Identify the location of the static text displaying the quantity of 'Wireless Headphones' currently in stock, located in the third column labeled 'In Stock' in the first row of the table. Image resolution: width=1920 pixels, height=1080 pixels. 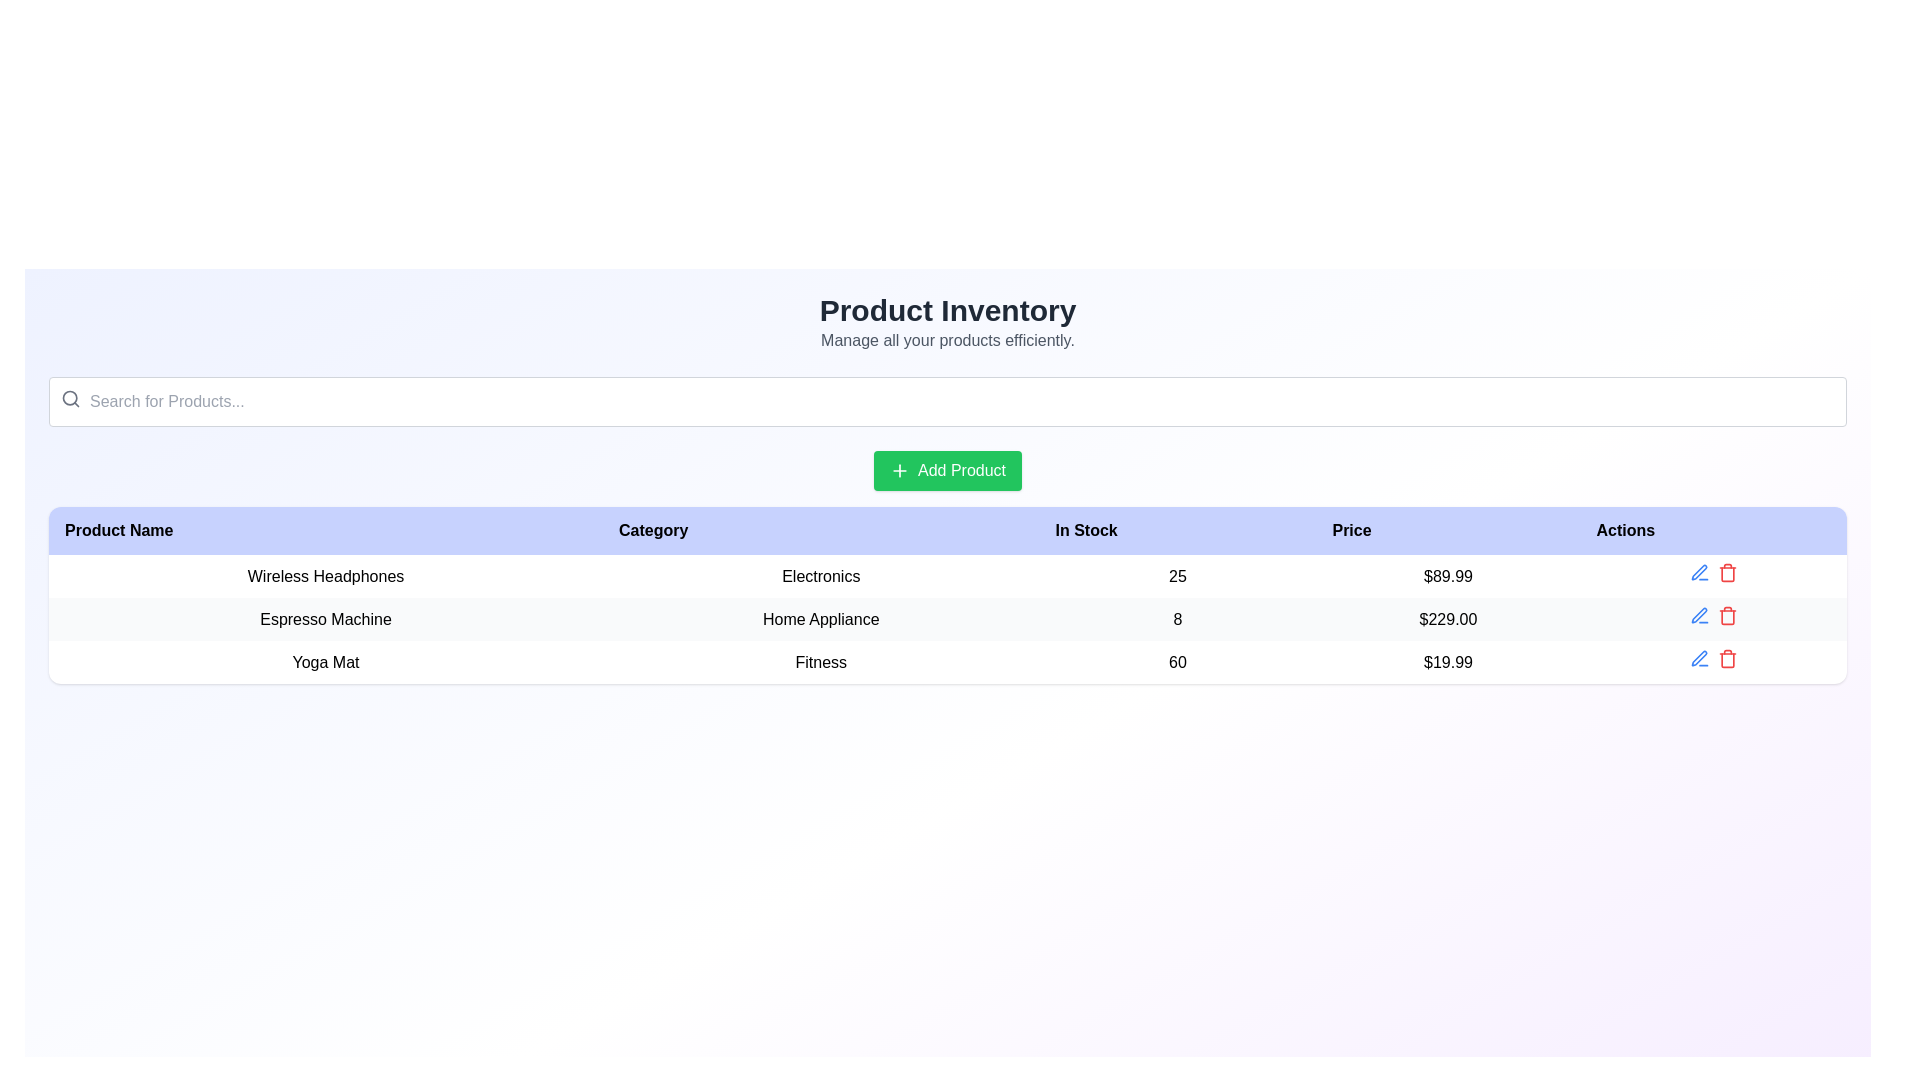
(1177, 575).